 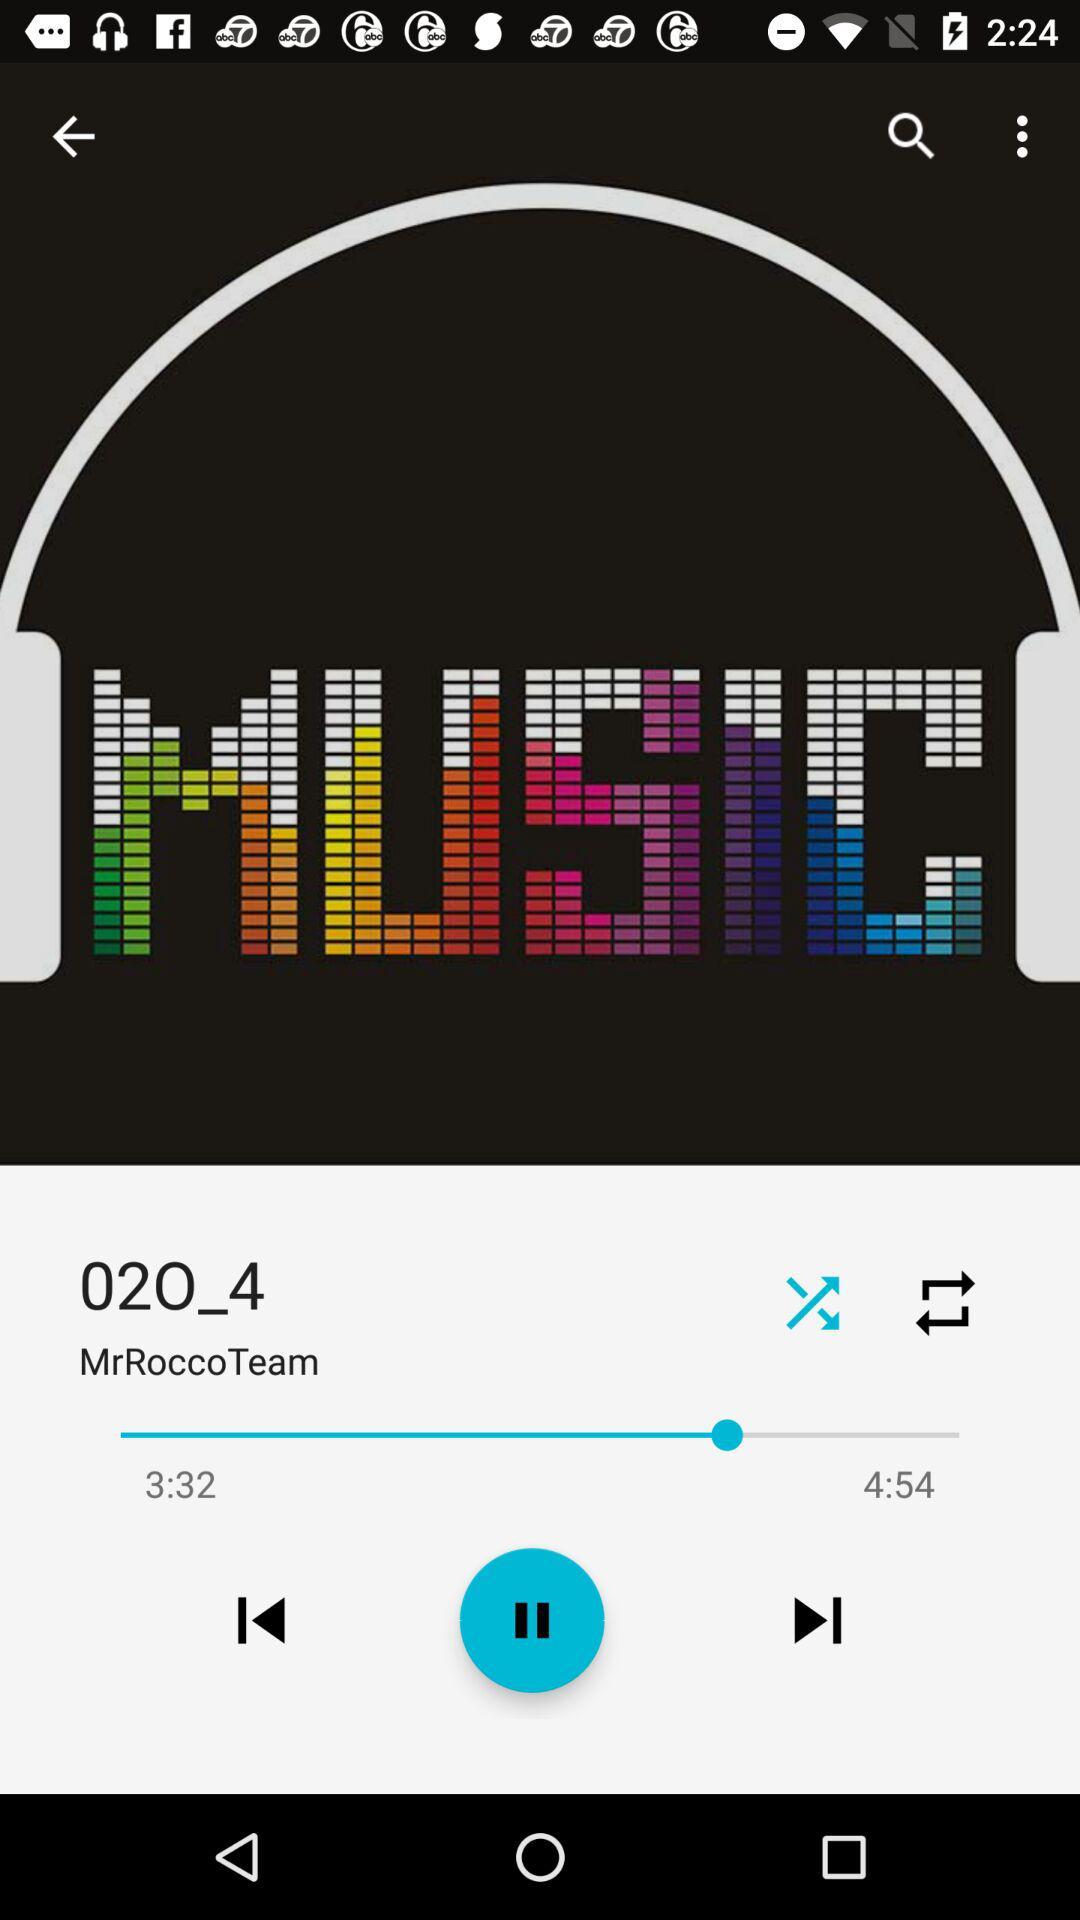 What do you see at coordinates (812, 1302) in the screenshot?
I see `icon to the right of mrroccoteam item` at bounding box center [812, 1302].